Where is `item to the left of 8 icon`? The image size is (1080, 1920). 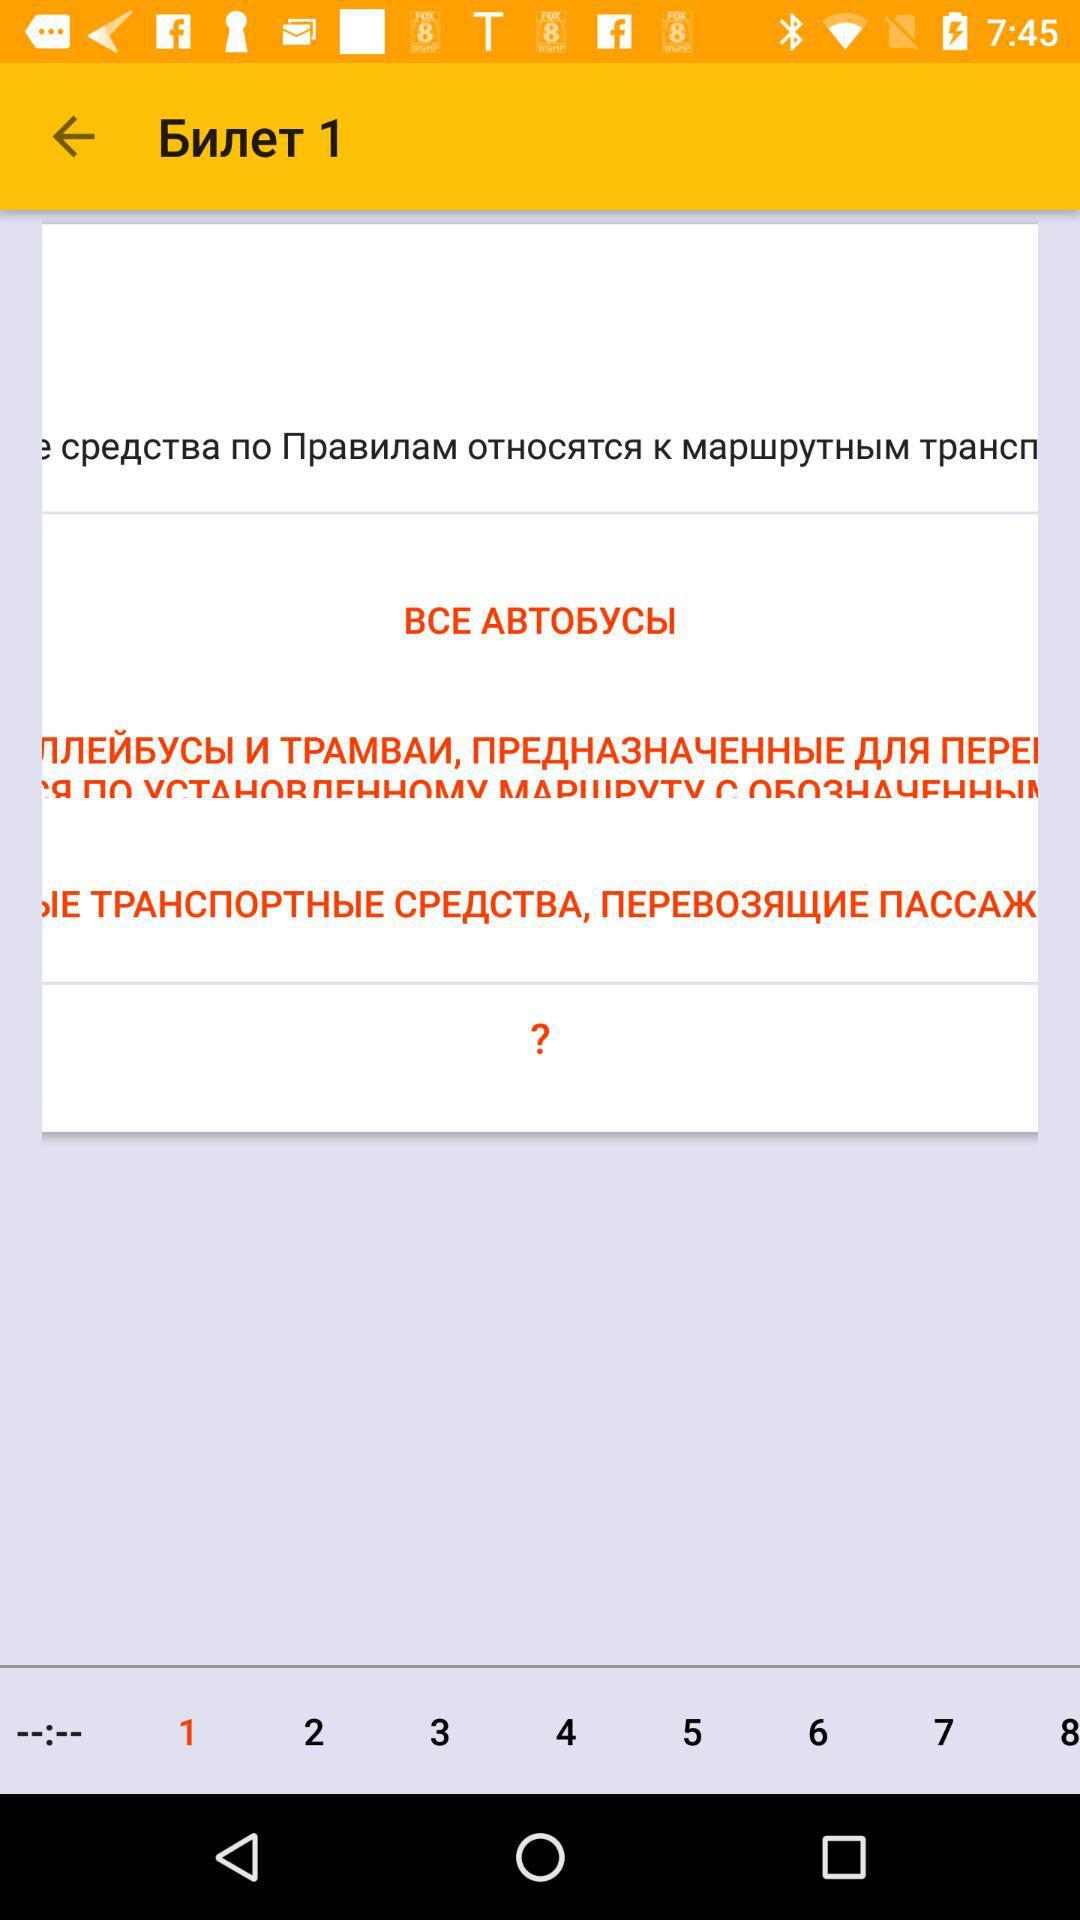 item to the left of 8 icon is located at coordinates (944, 1730).